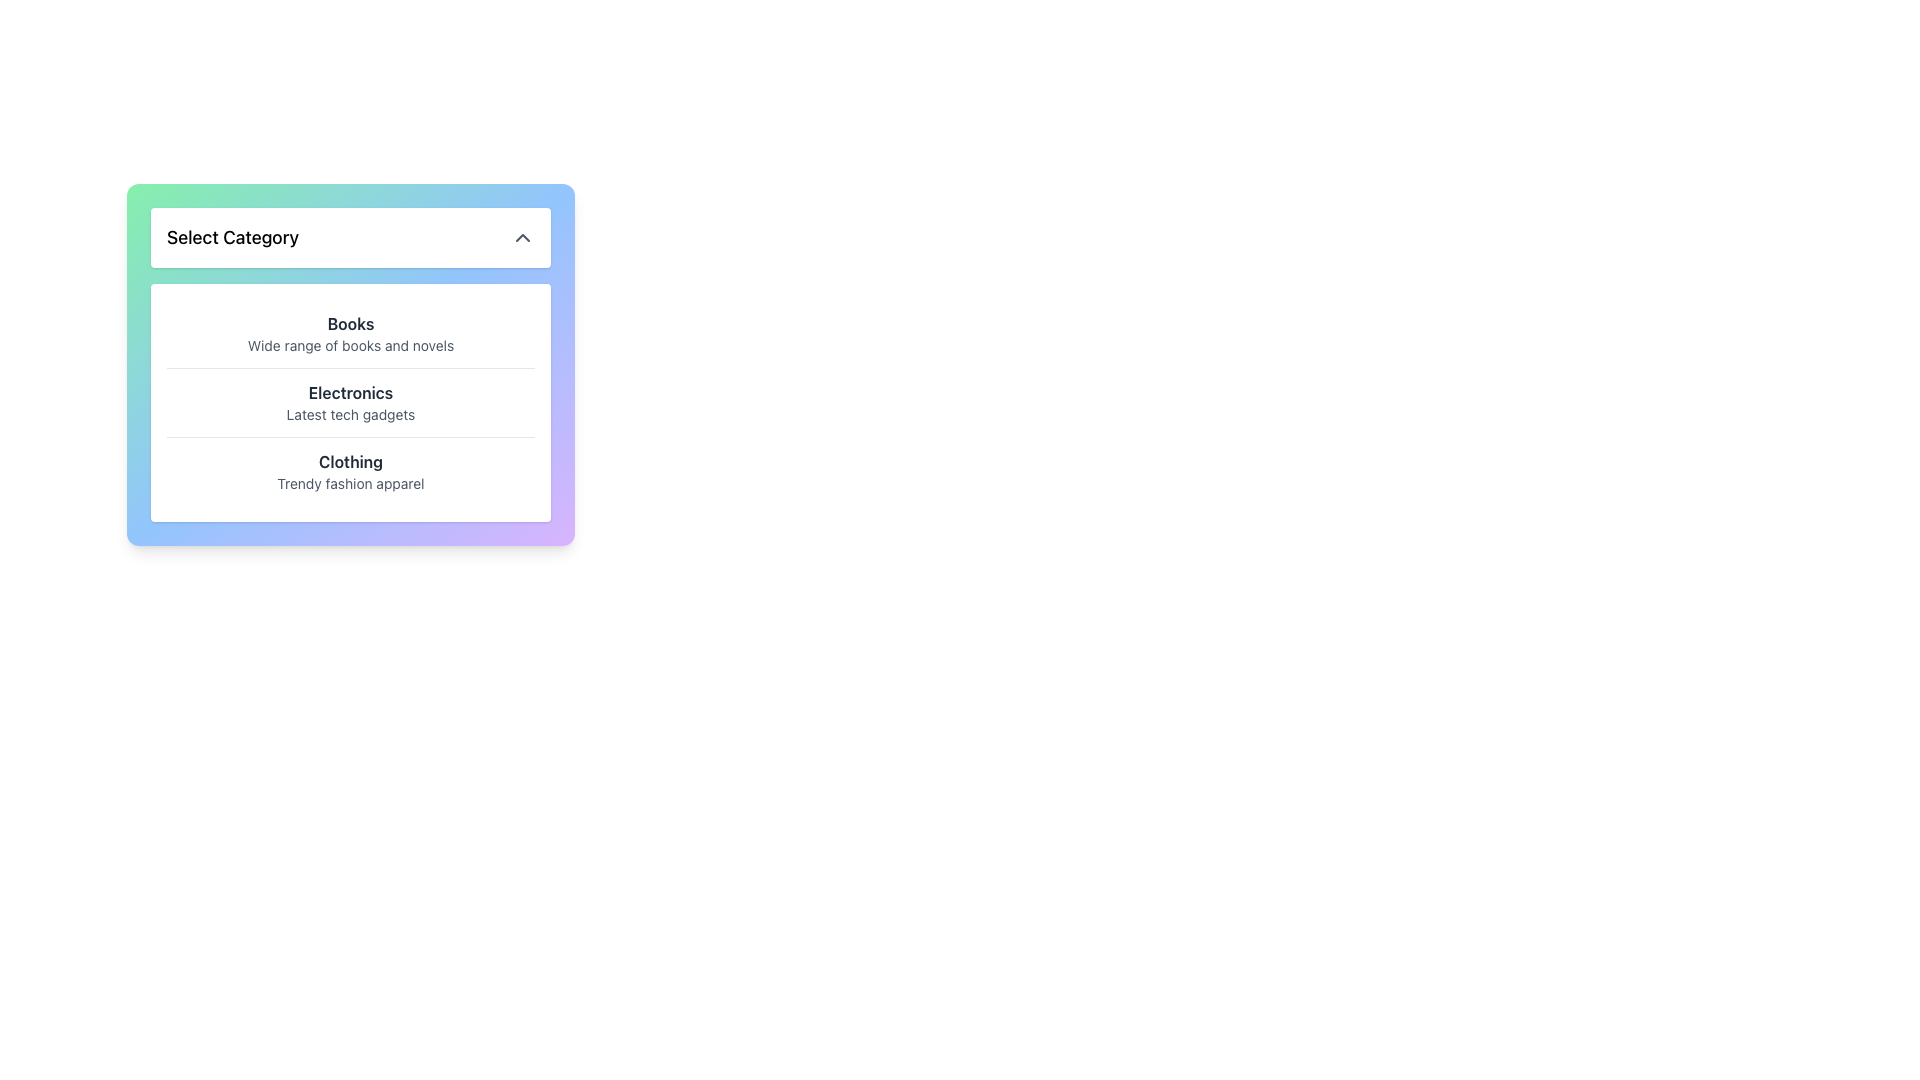  I want to click on the first list item titled 'Books' that has a tagline 'Wide range of books and novels', styled with a bold title and lighter tagline, located within a white background box, so click(350, 333).